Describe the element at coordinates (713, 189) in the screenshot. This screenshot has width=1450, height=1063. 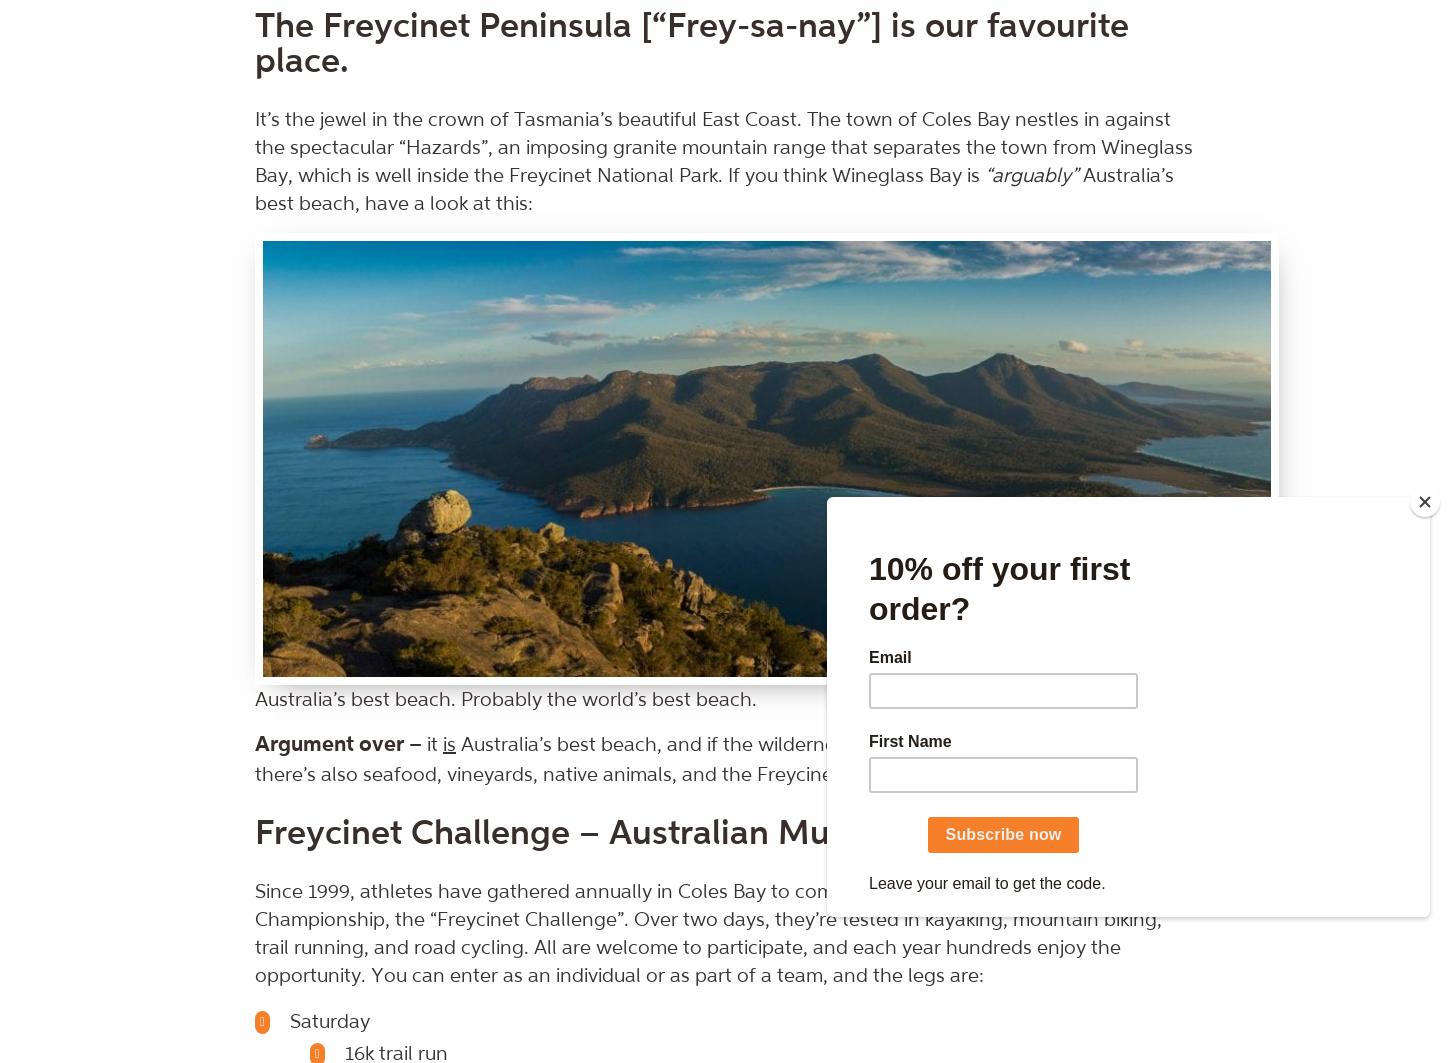
I see `'Australia’s best beach, have a look at this:'` at that location.